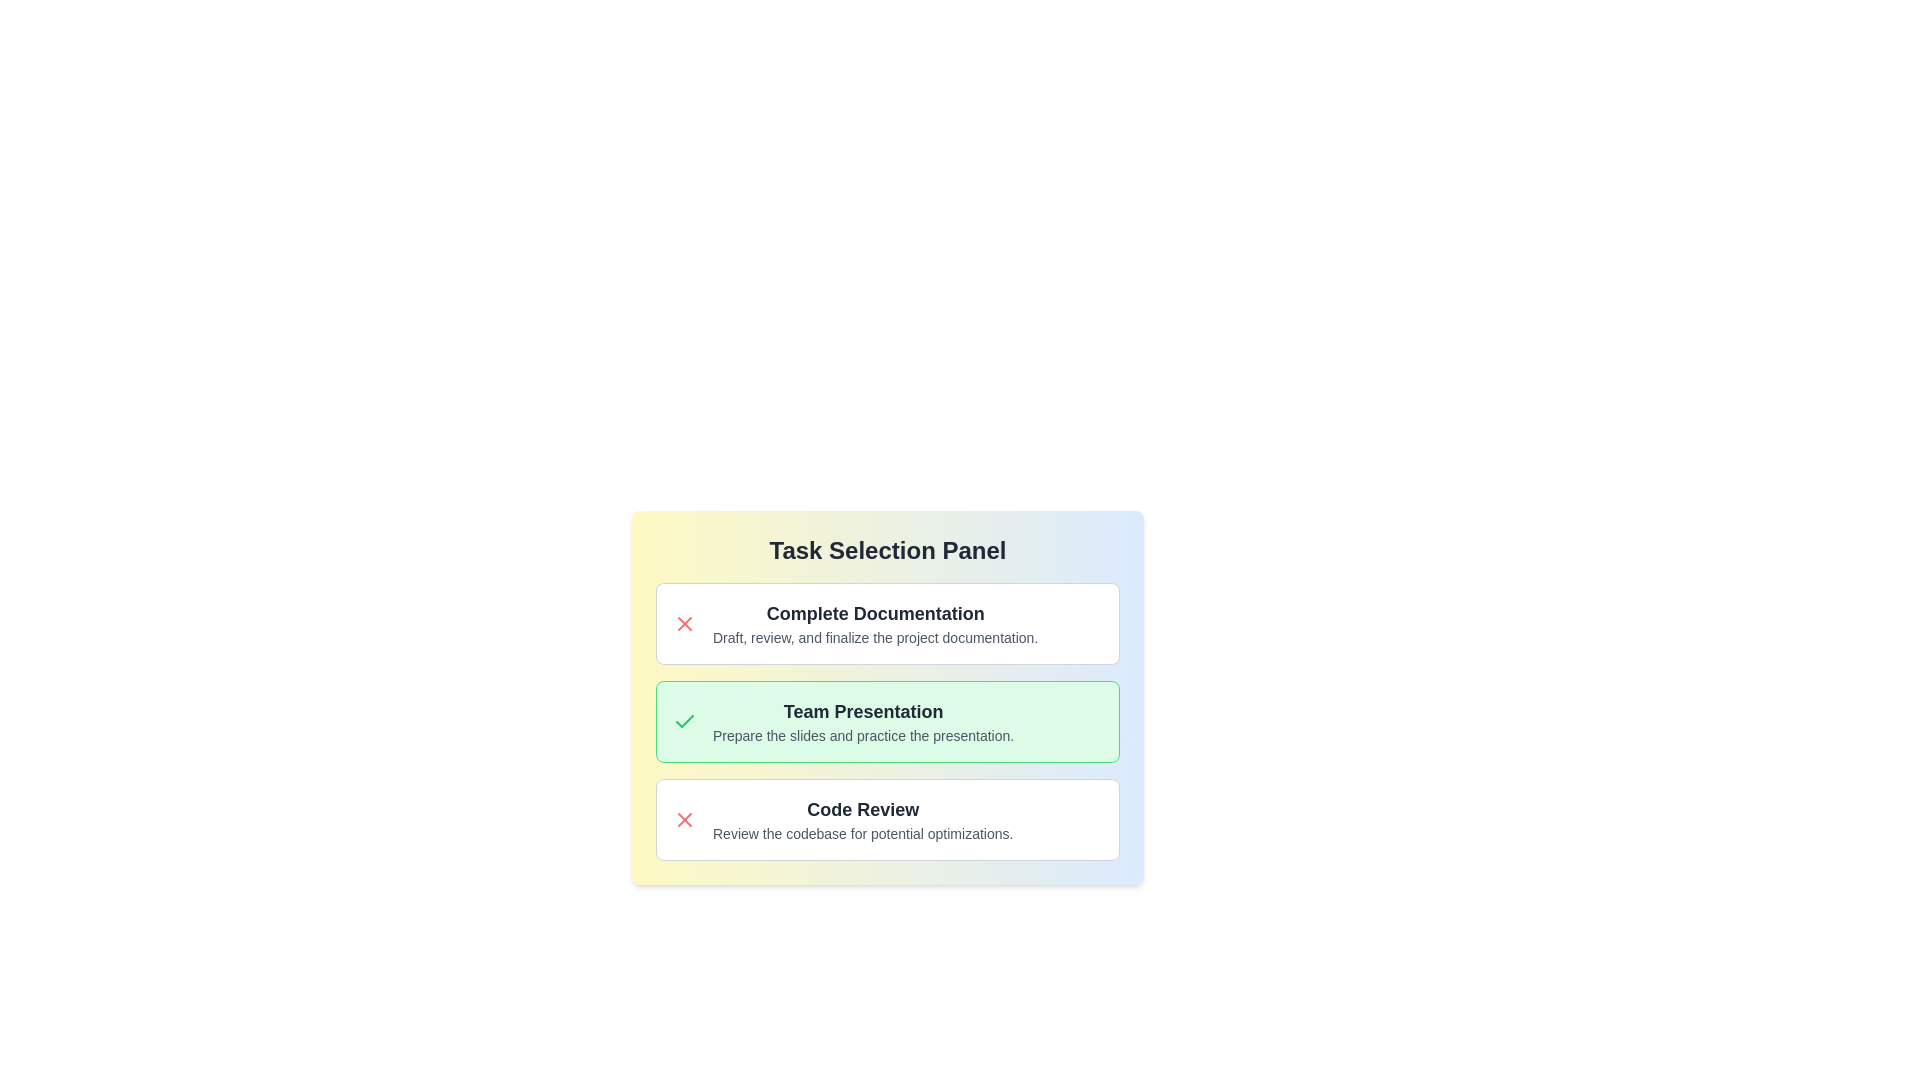  I want to click on the green checkmark icon located in the leftmost segment of the green-highlighted task box labeled 'Team Presentation', so click(685, 721).